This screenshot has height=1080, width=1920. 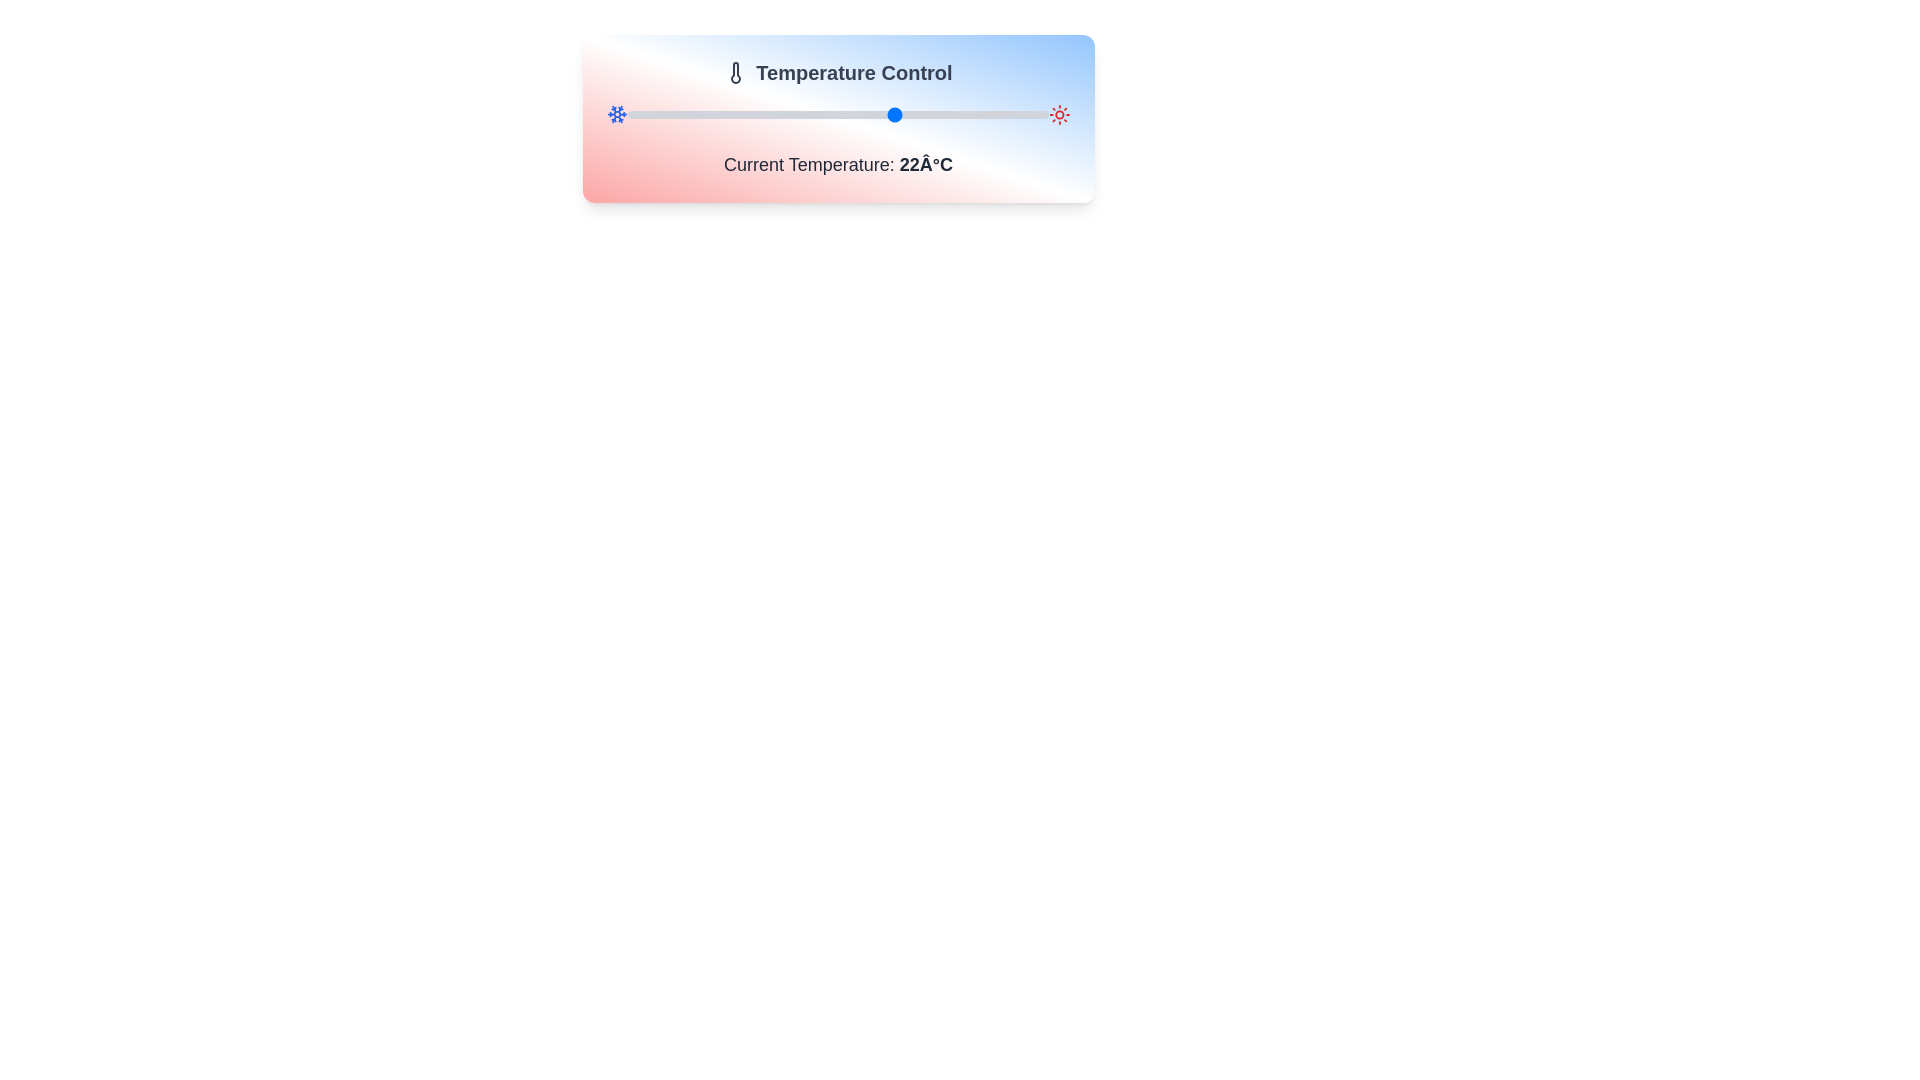 I want to click on the temperature, so click(x=872, y=115).